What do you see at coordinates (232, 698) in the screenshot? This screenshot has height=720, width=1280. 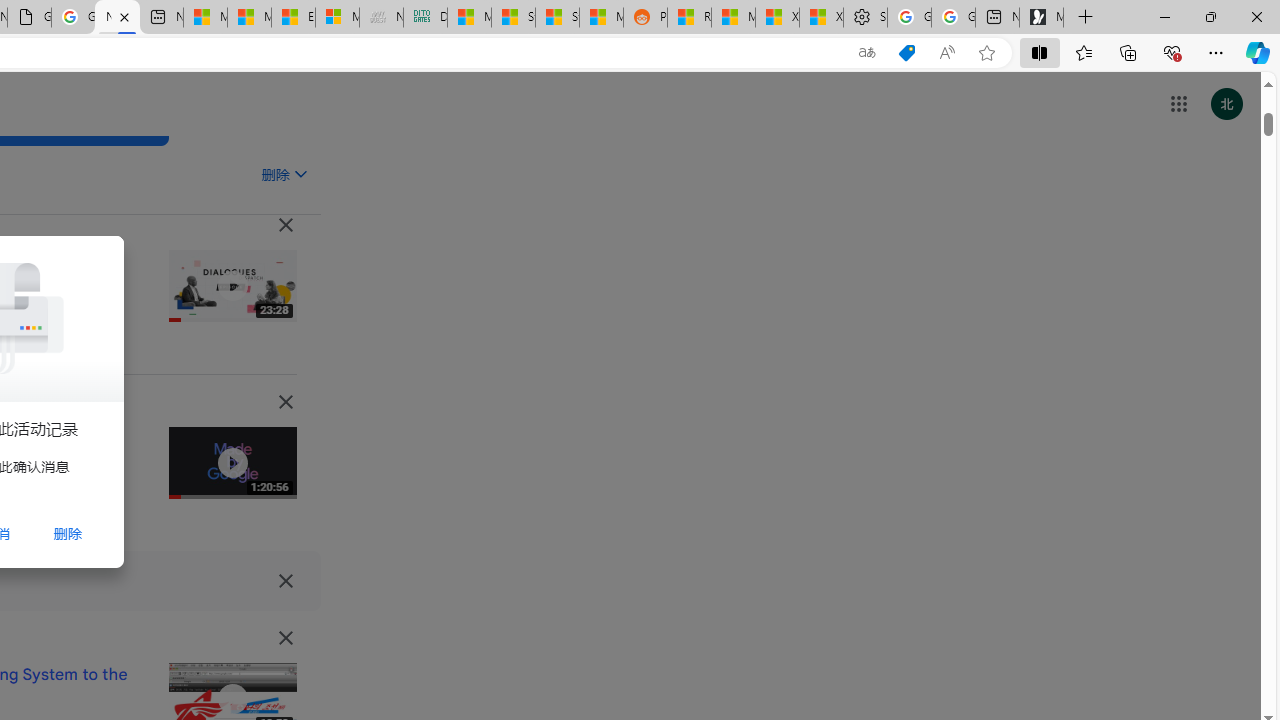 I see `'Class: IVR0f NMm5M'` at bounding box center [232, 698].